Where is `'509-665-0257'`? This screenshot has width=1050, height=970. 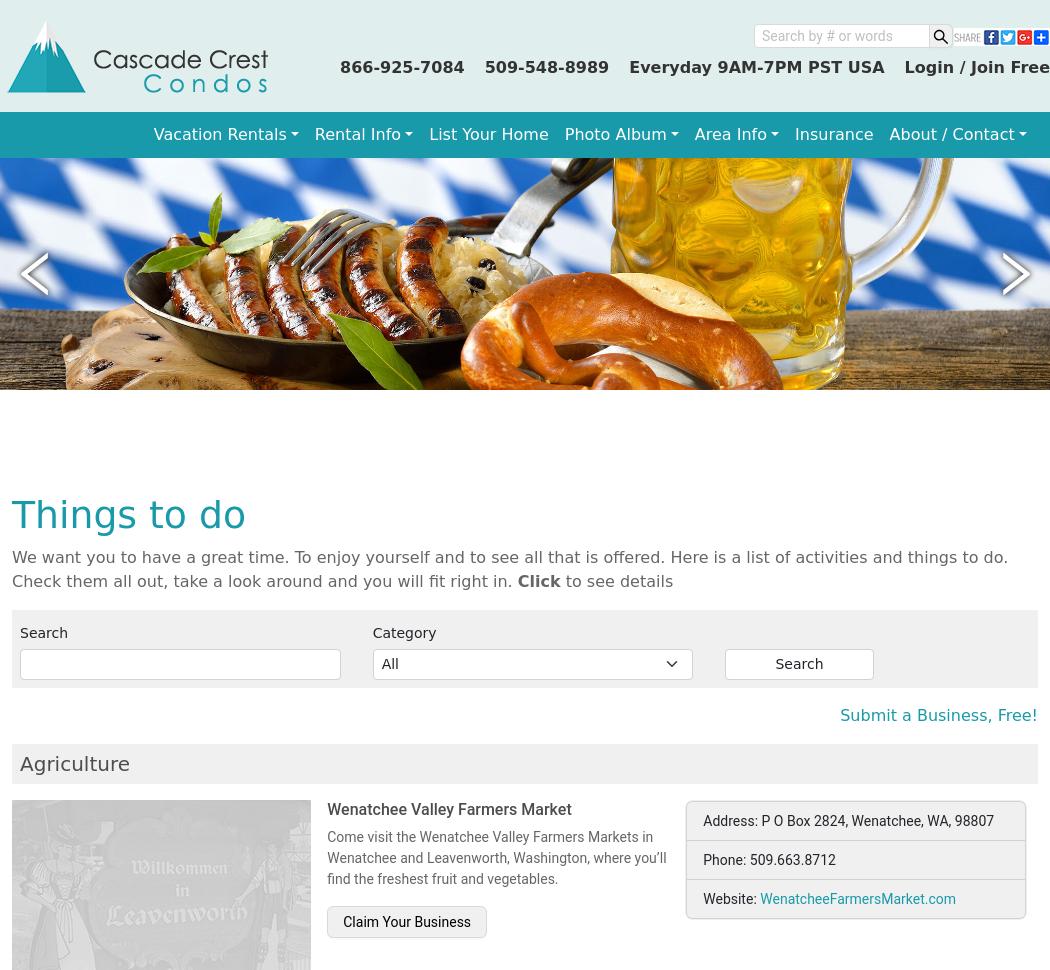 '509-665-0257' is located at coordinates (791, 300).